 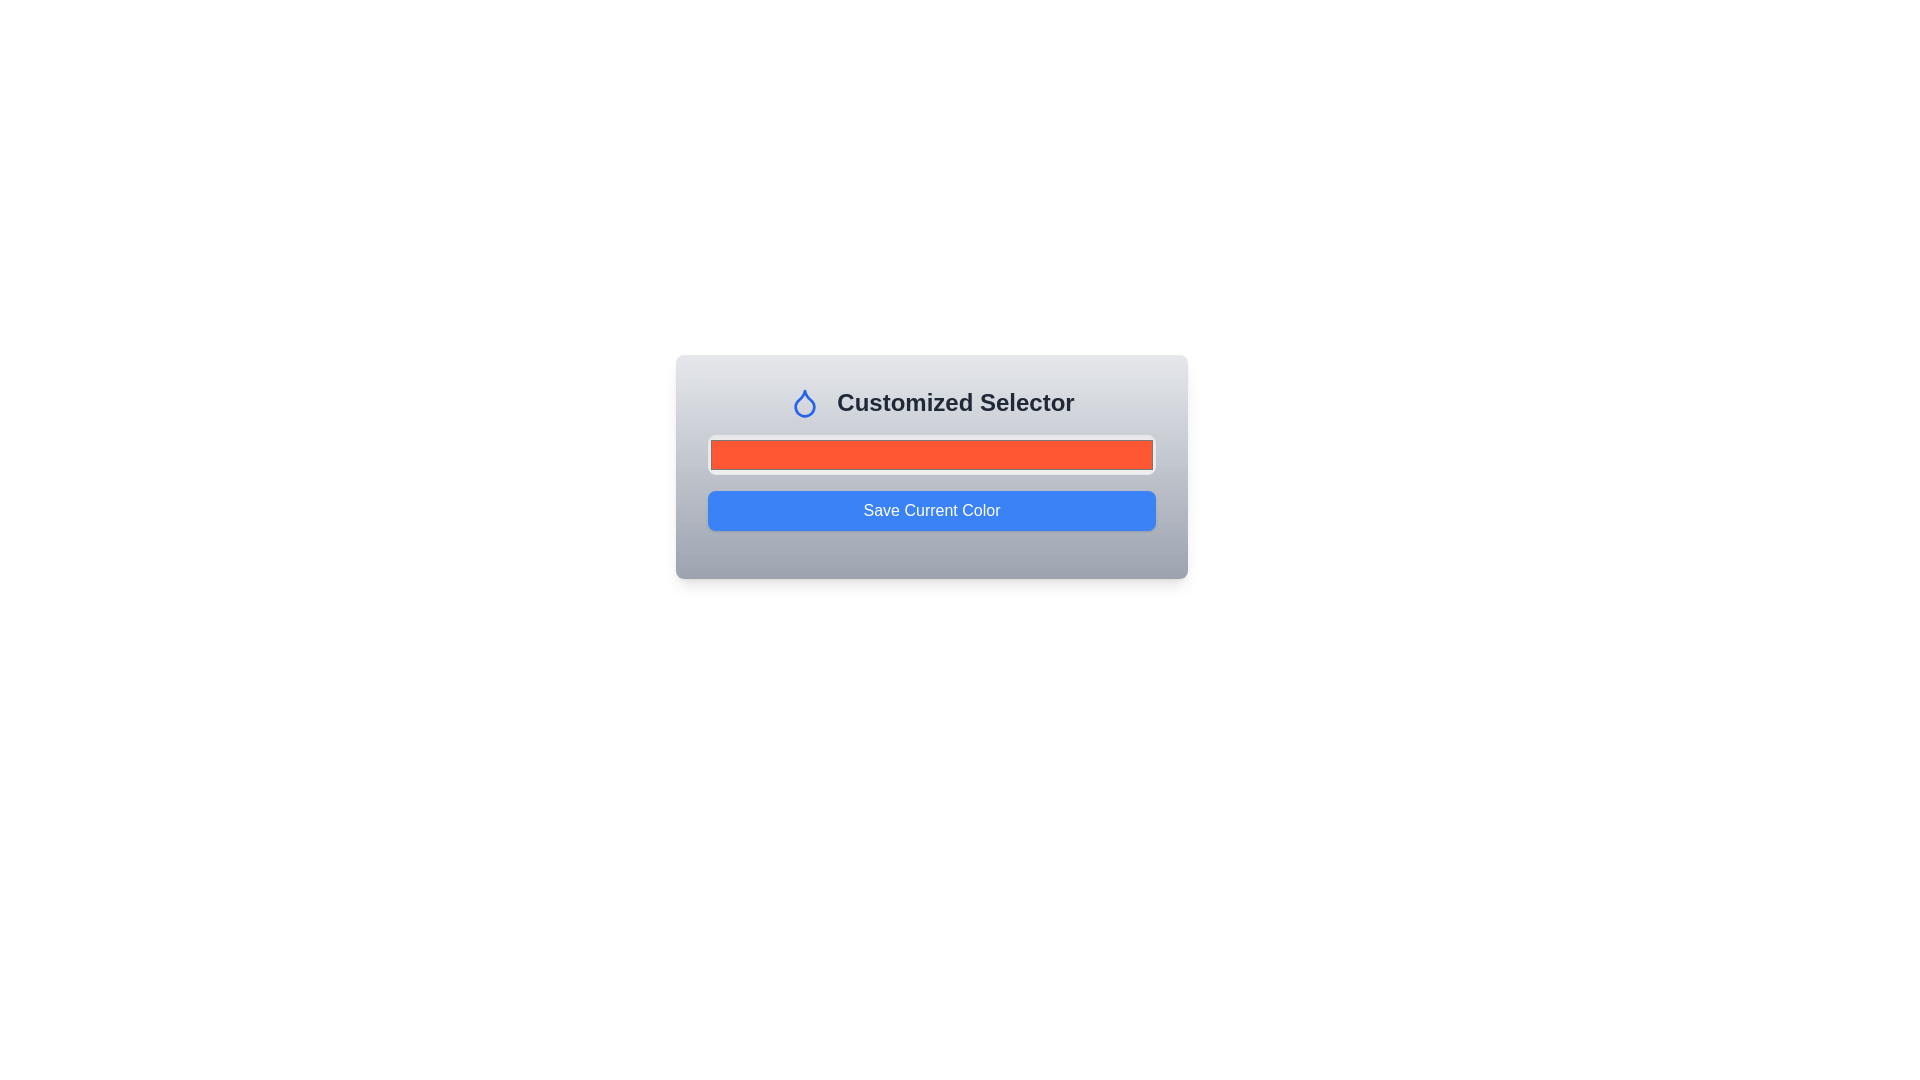 I want to click on the vibrant red color input field with rounded corners, so click(x=930, y=455).